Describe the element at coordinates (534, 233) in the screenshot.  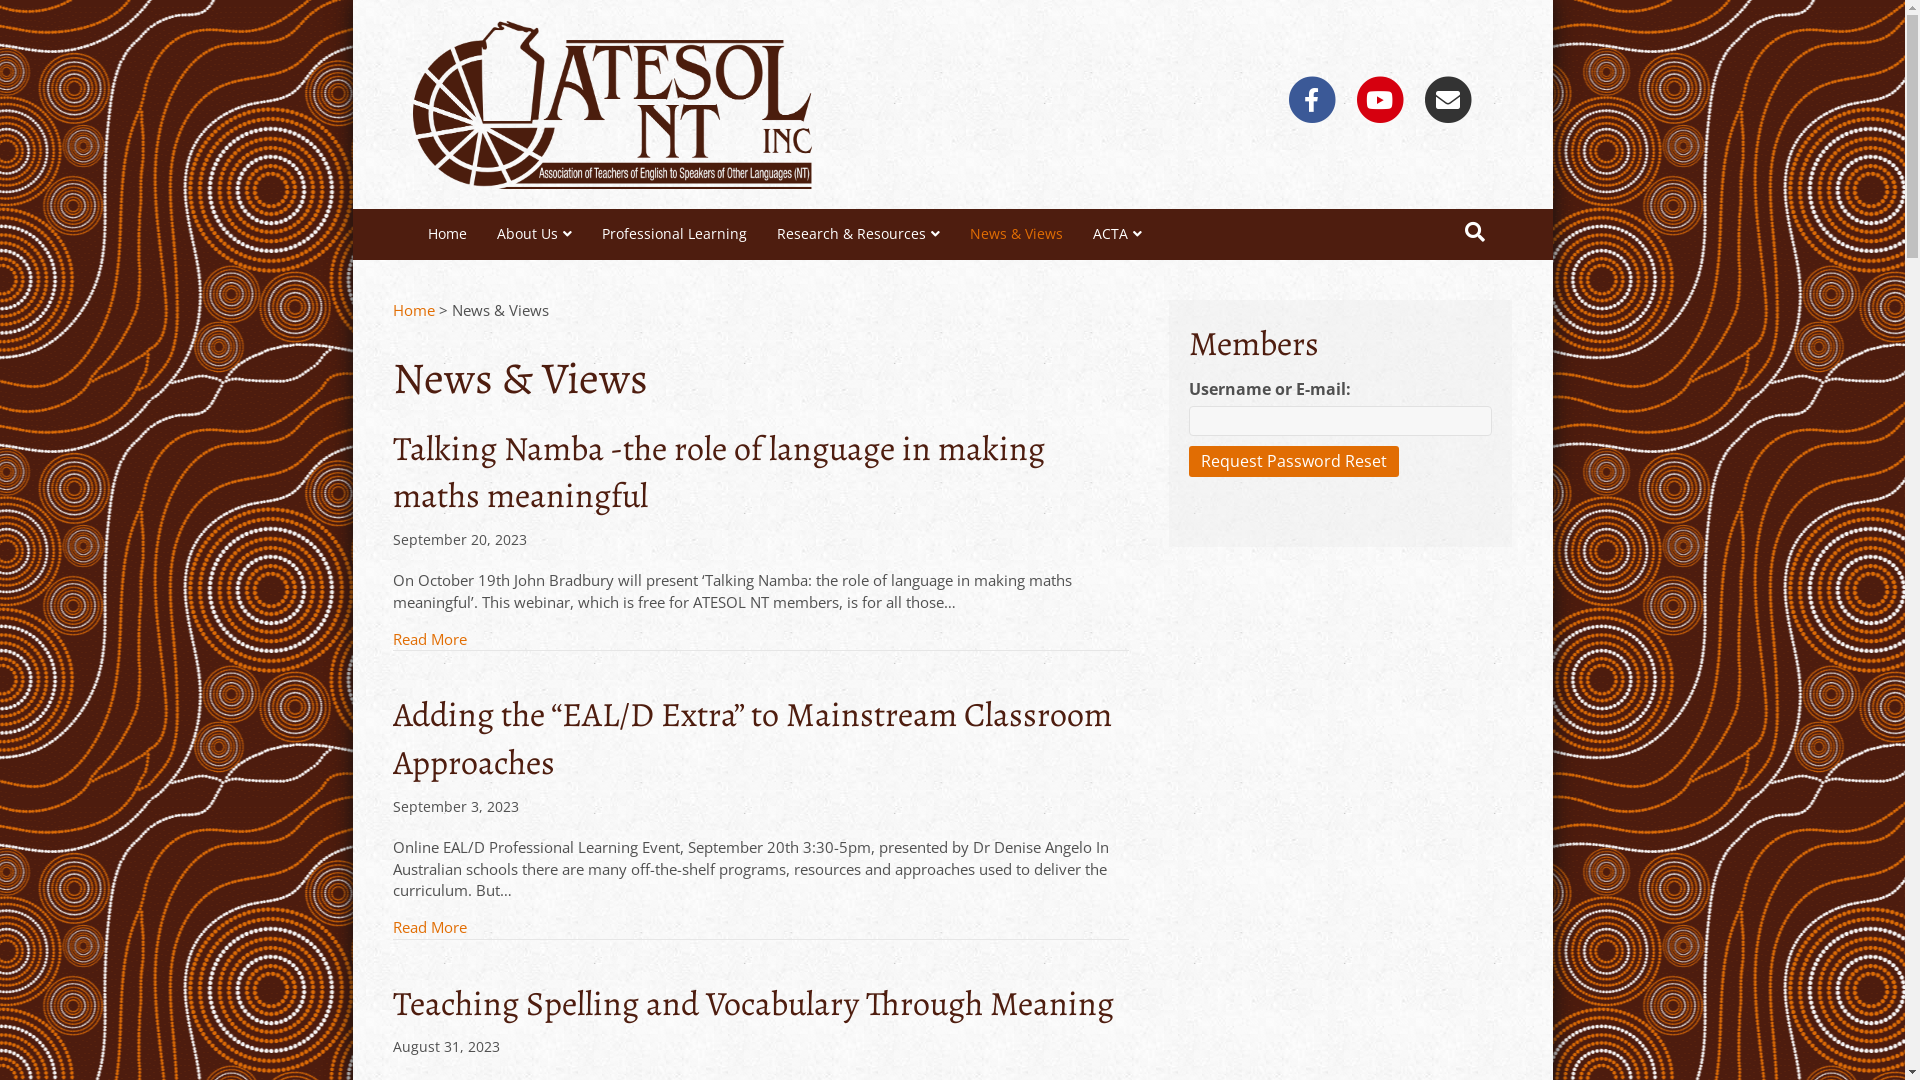
I see `'About Us'` at that location.